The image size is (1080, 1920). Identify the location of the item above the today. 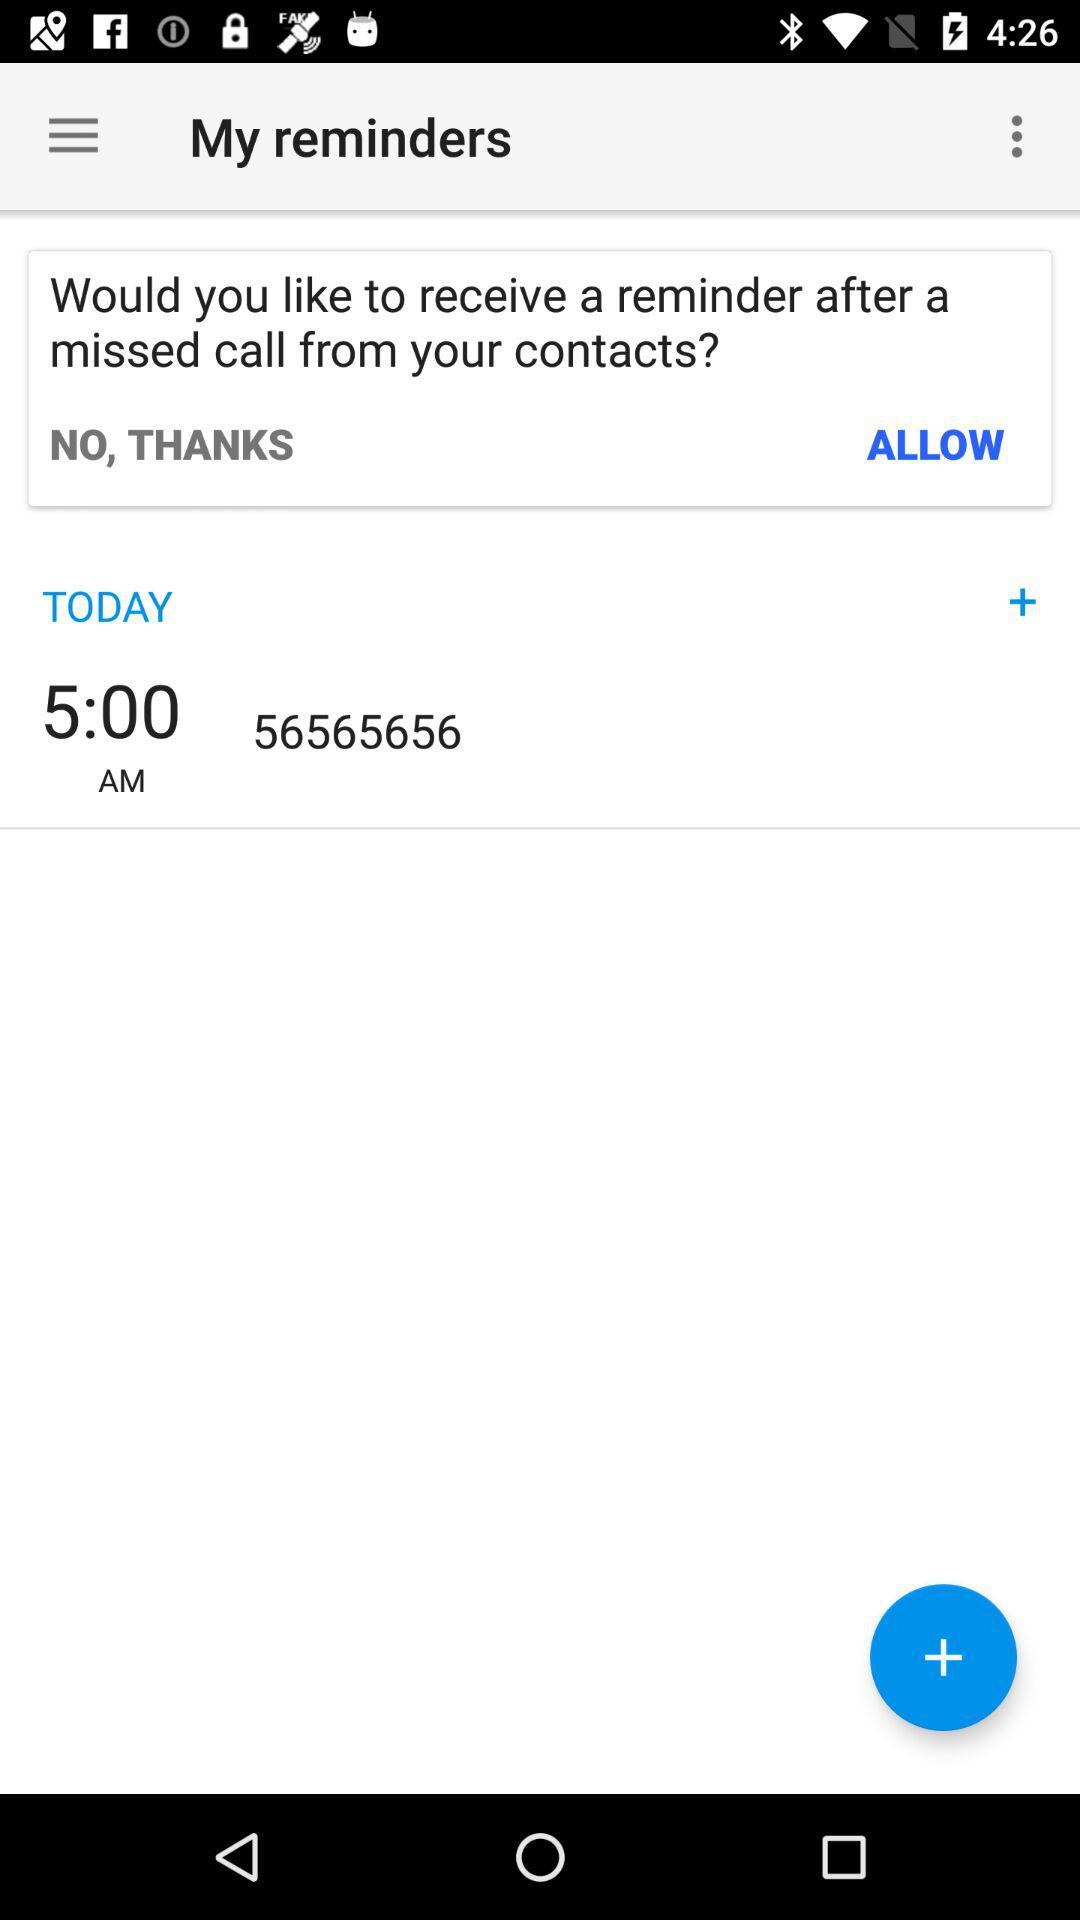
(170, 442).